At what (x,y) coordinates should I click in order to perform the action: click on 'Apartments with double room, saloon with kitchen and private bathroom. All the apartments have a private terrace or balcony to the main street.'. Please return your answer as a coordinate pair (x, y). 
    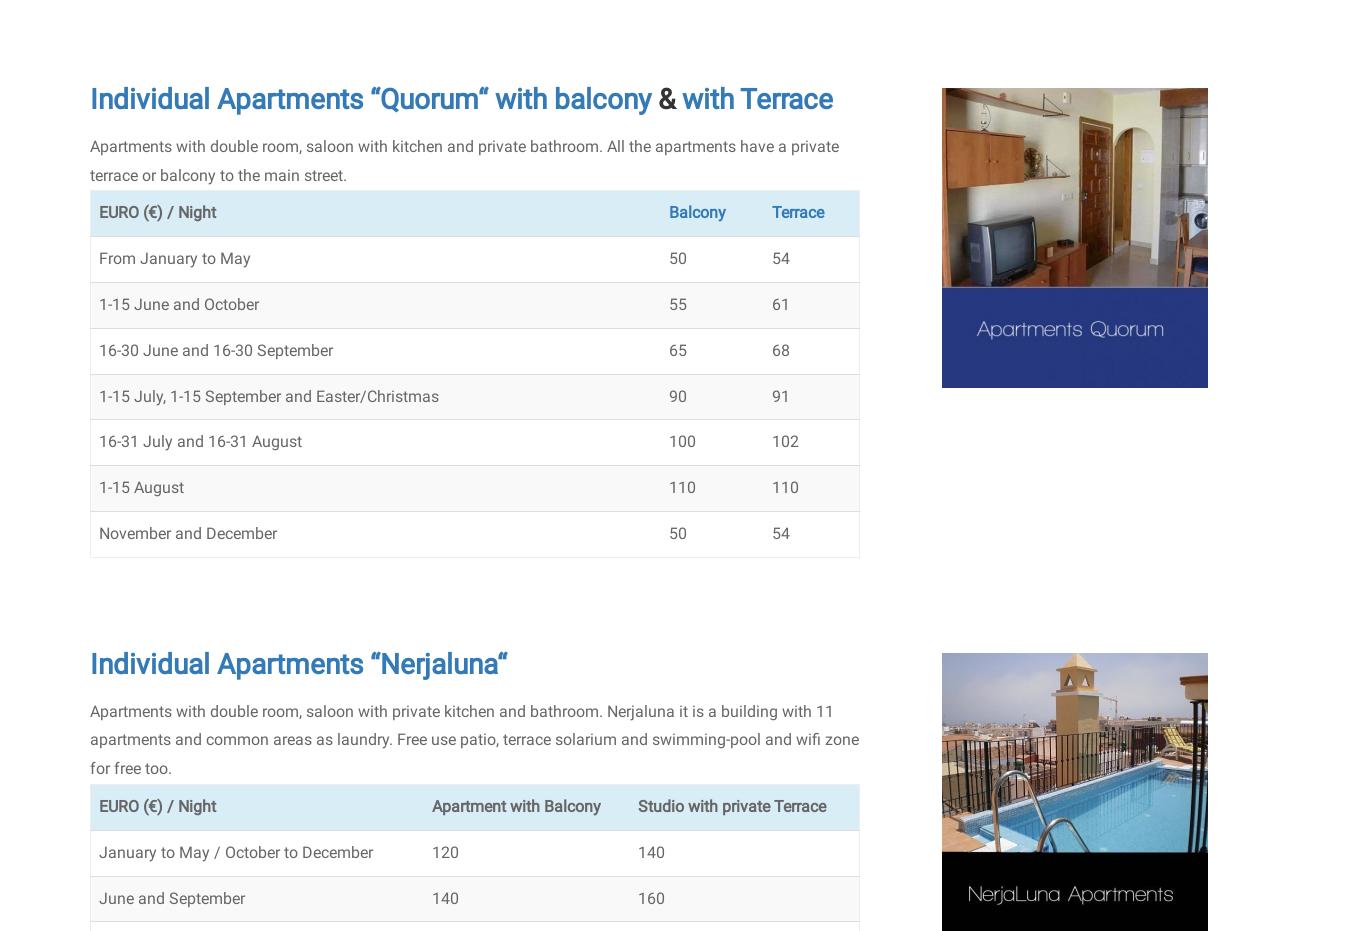
    Looking at the image, I should click on (463, 159).